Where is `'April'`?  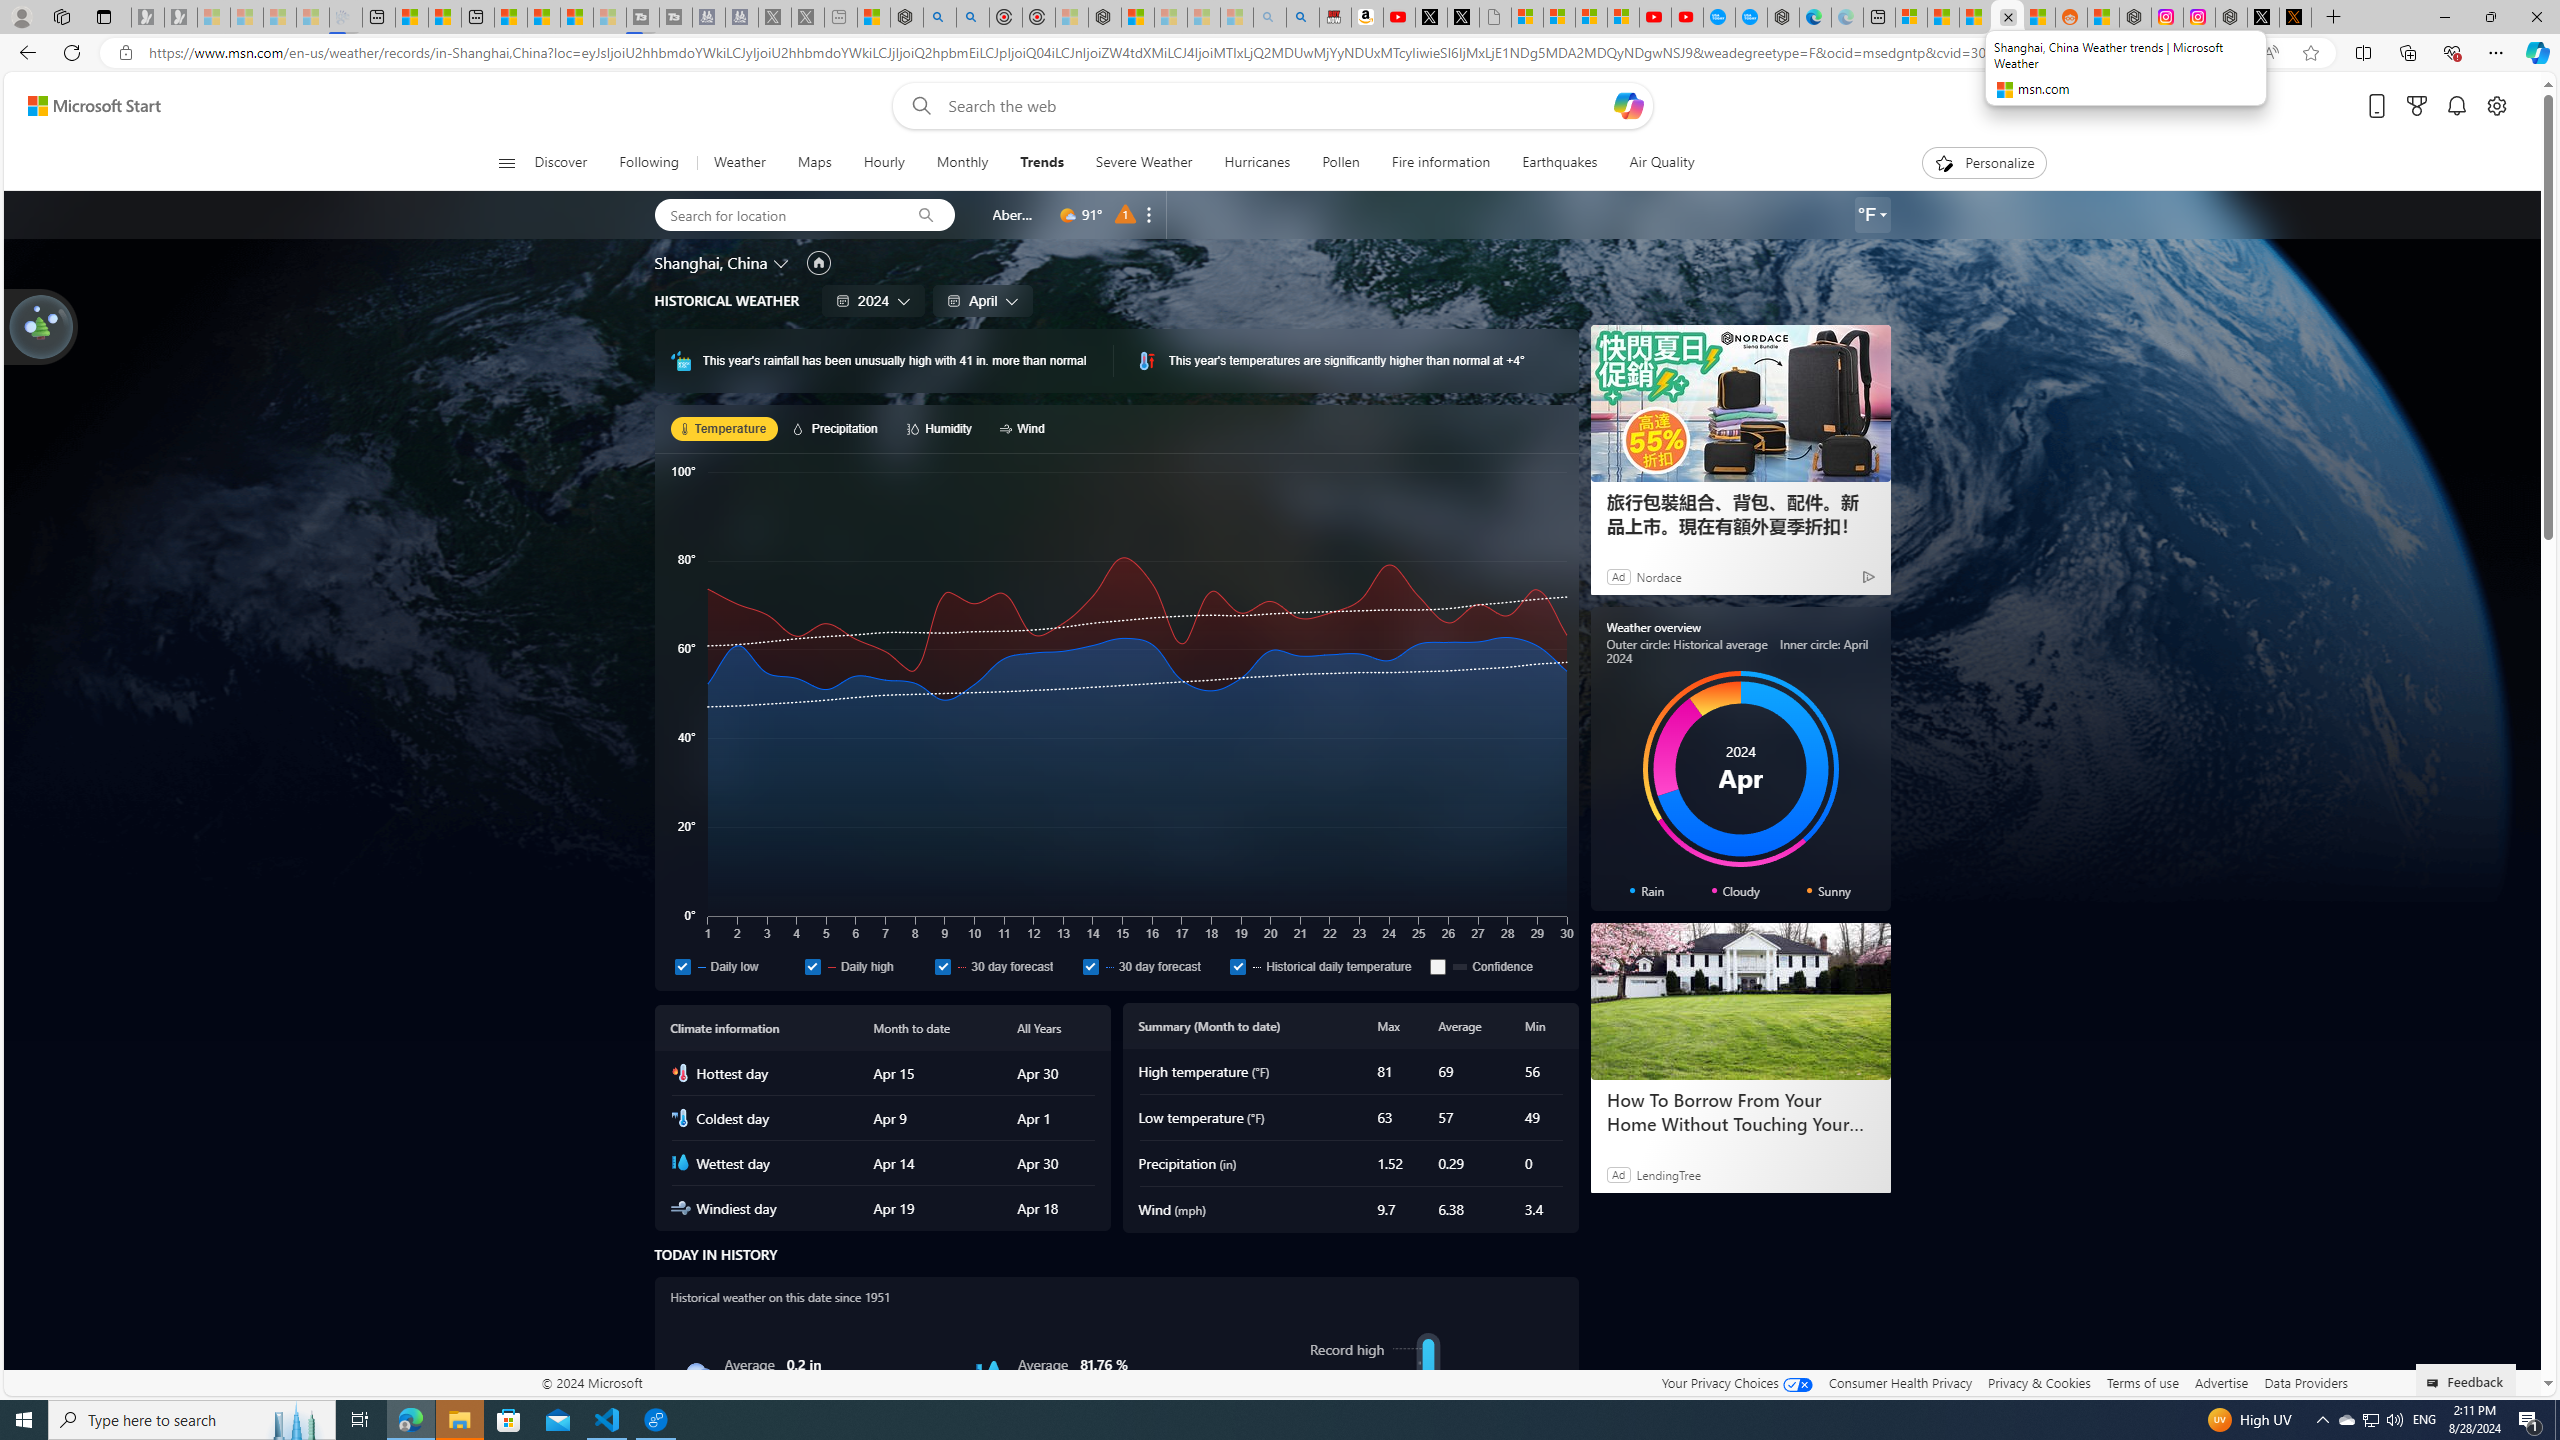
'April' is located at coordinates (982, 299).